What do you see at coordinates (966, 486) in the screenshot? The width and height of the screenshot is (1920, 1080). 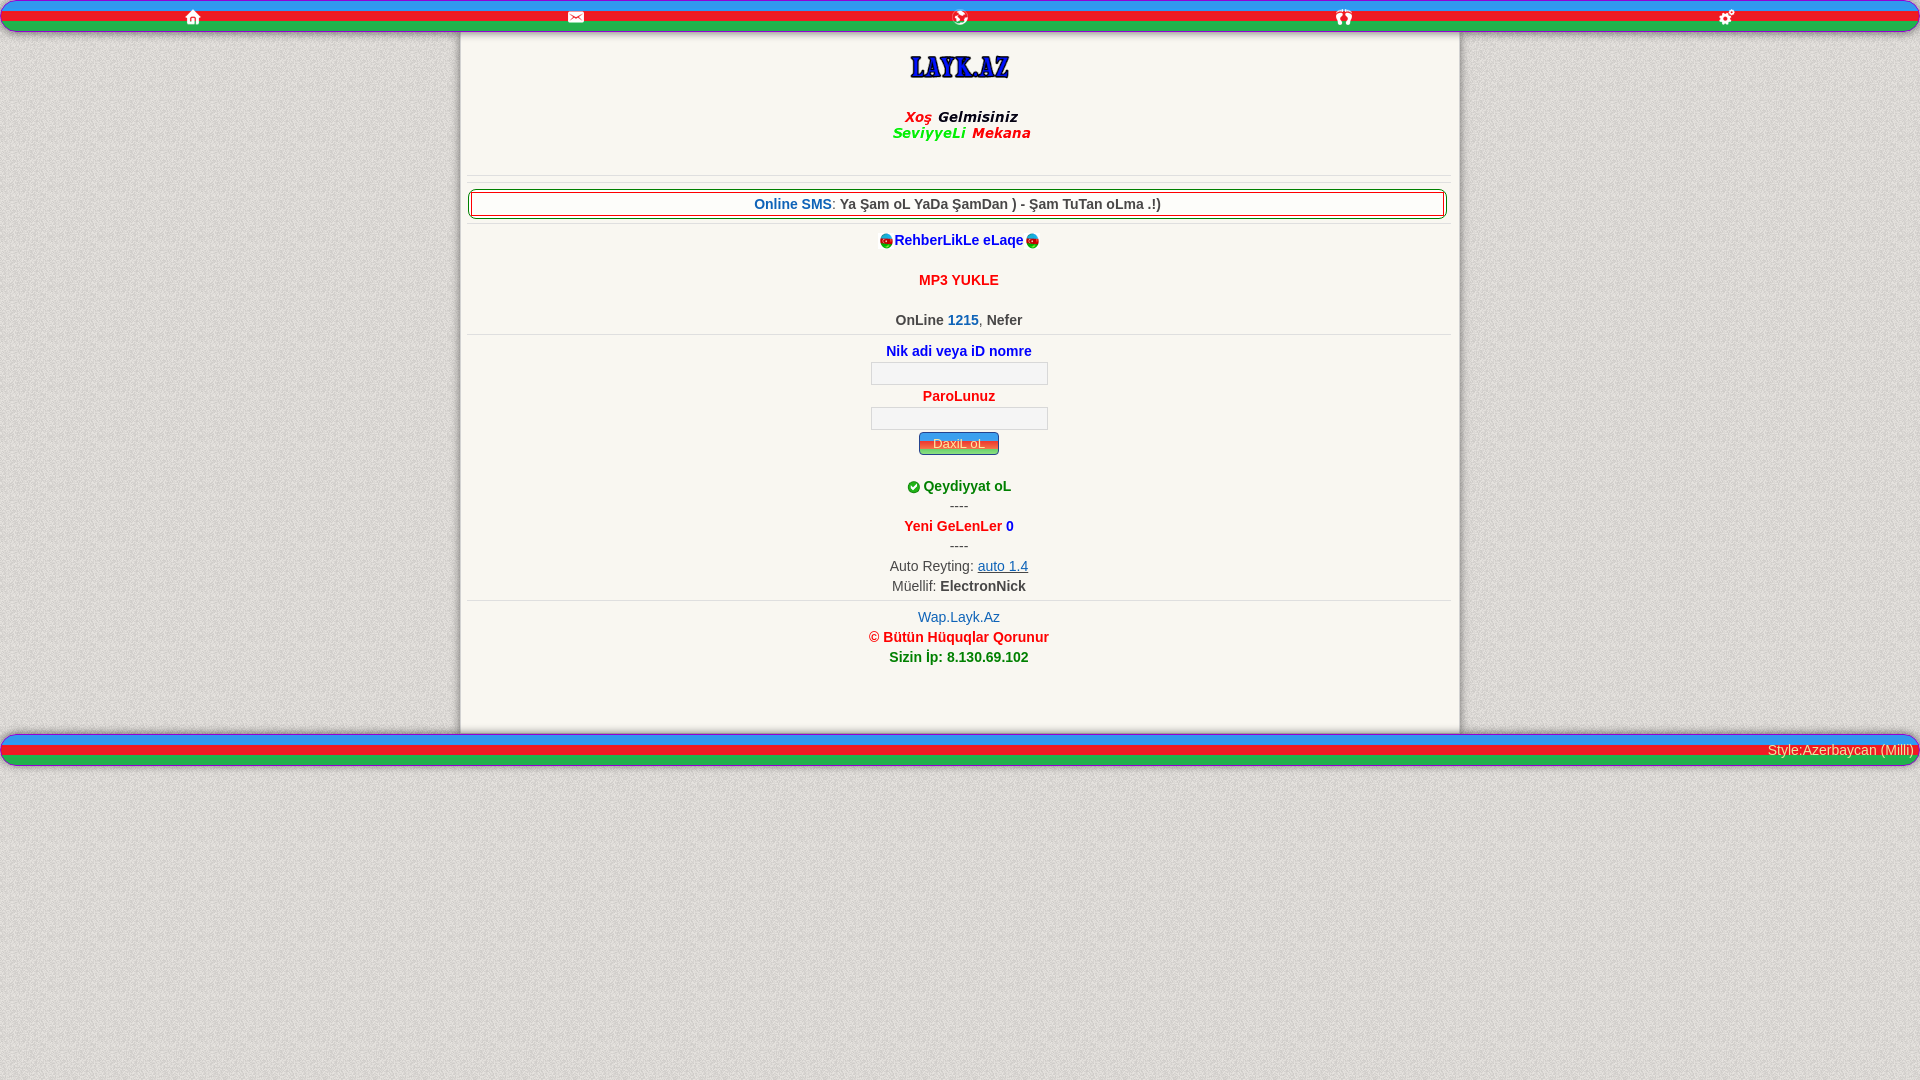 I see `'Qeydiyyat oL'` at bounding box center [966, 486].